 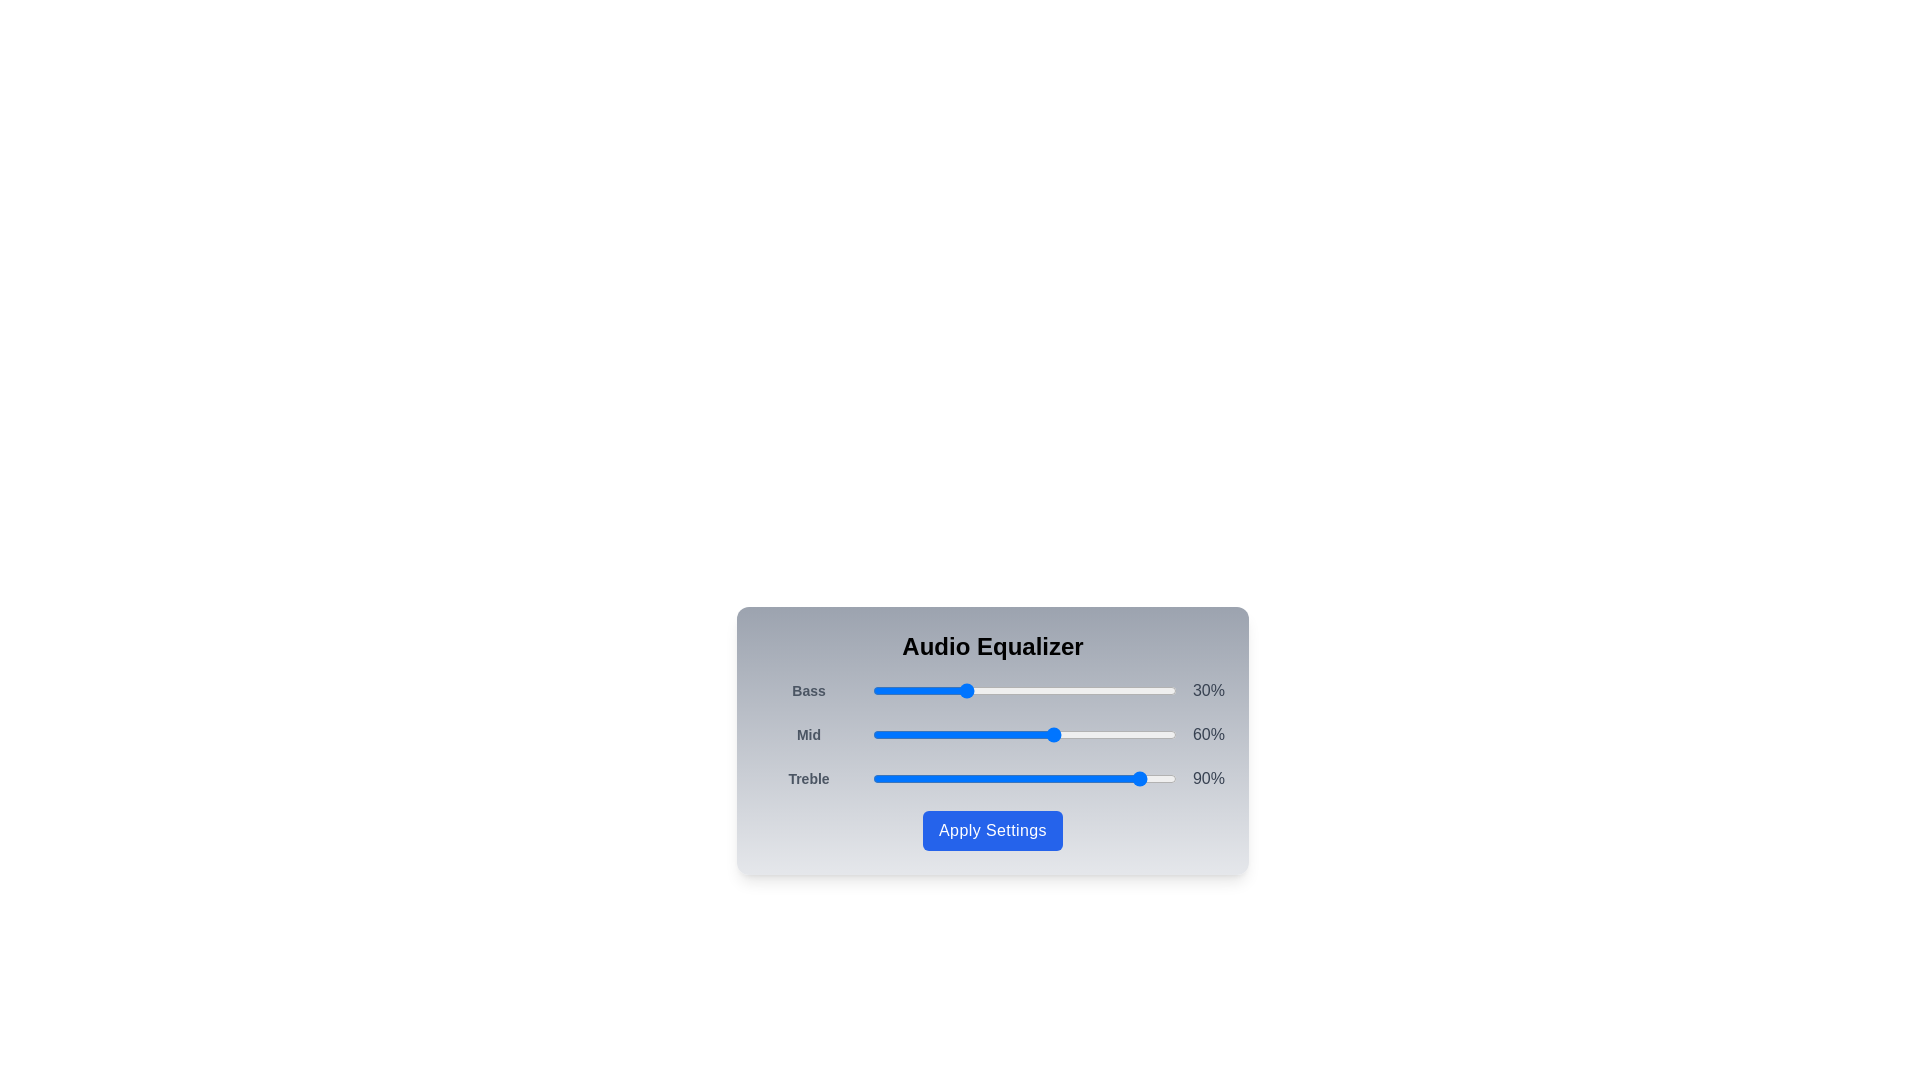 I want to click on the 'Bass' slider to 89%, so click(x=1143, y=689).